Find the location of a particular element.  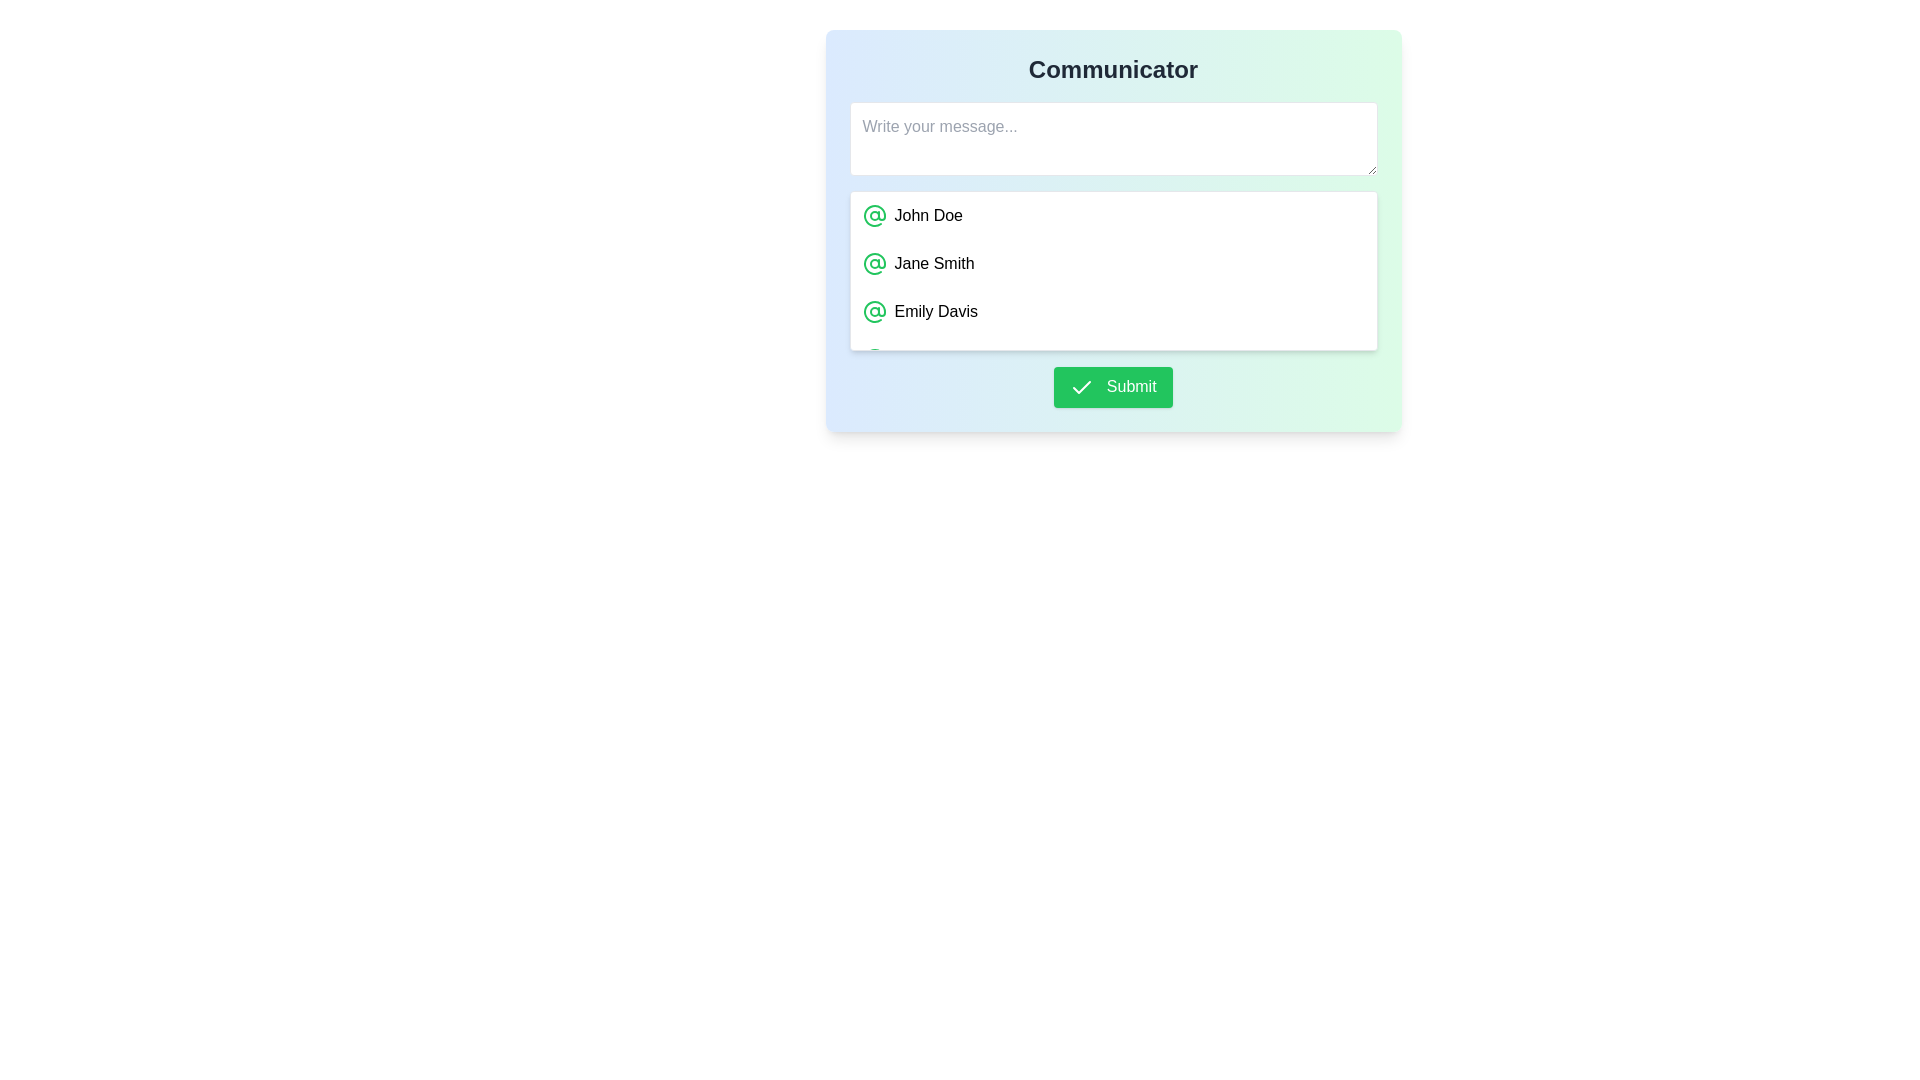

the text label 'Jane Smith' in the selection list under 'Communicator' is located at coordinates (933, 262).